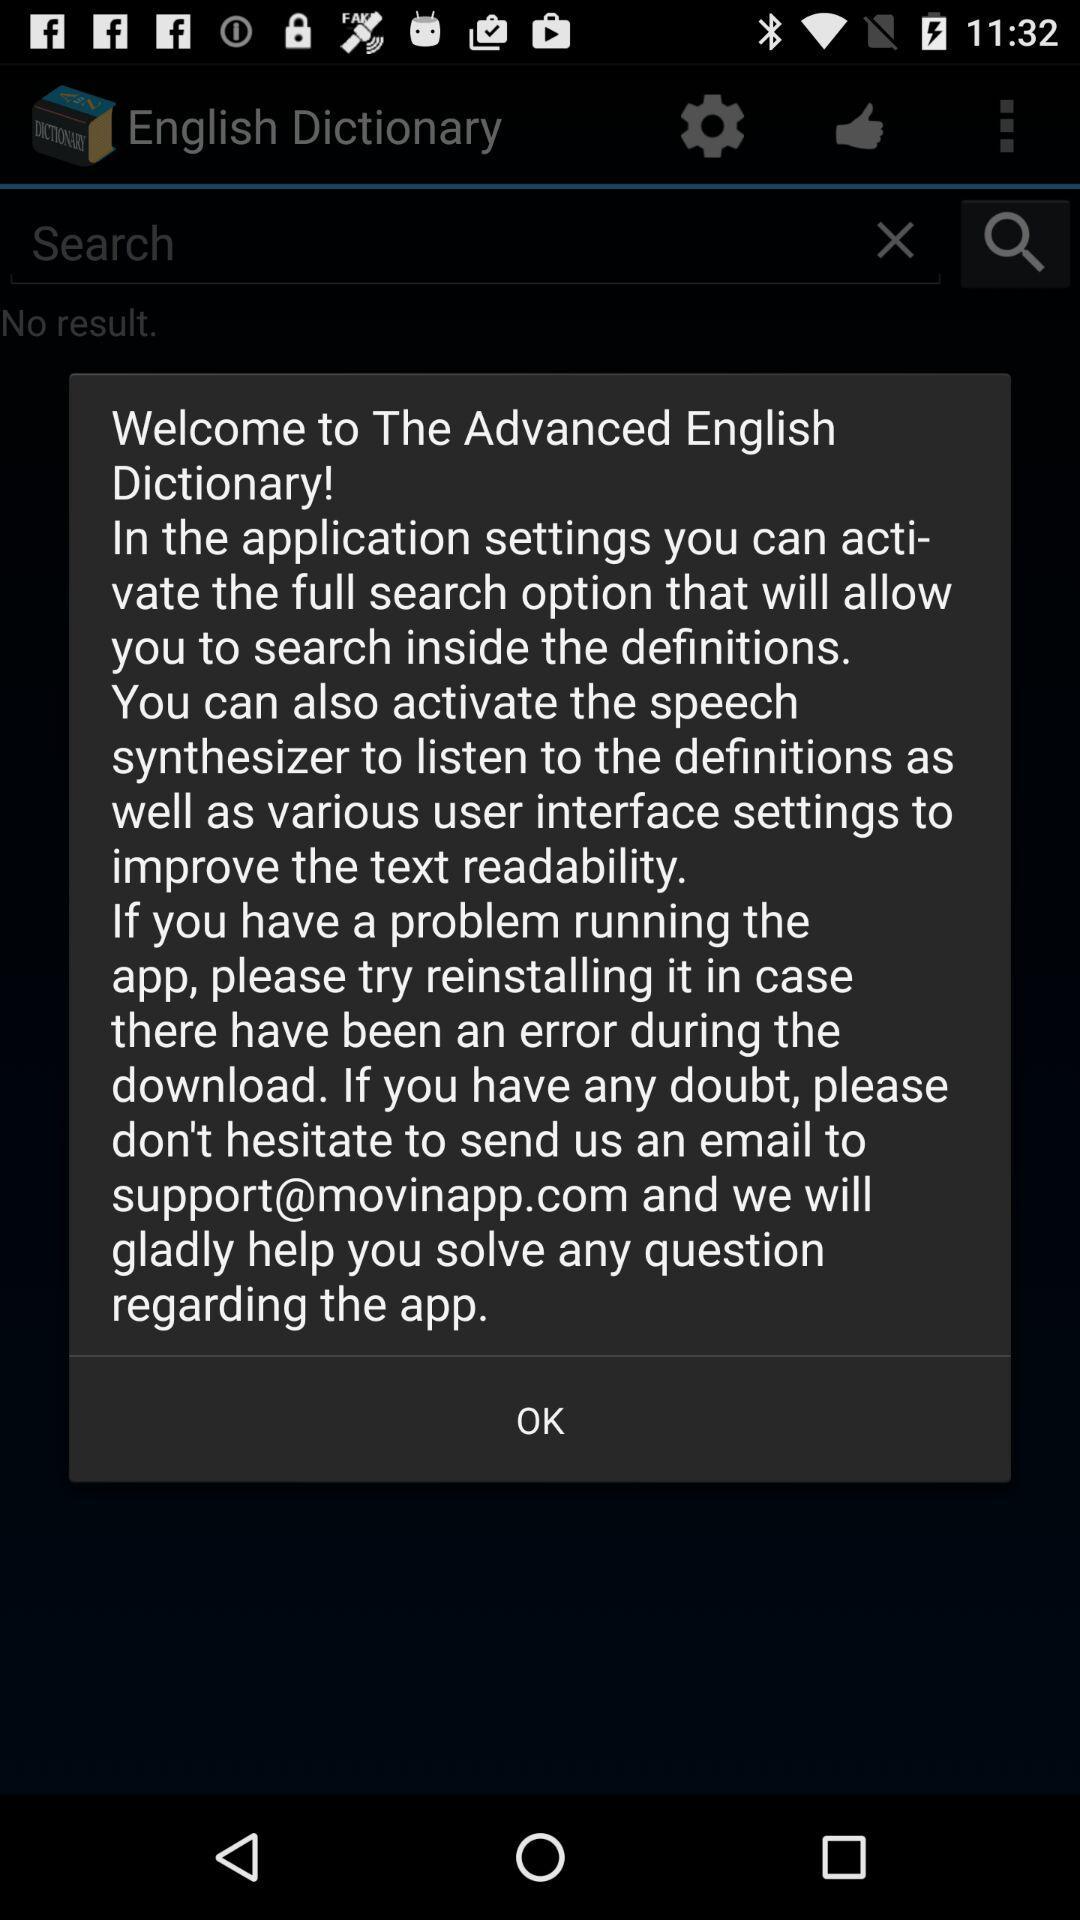 This screenshot has height=1920, width=1080. Describe the element at coordinates (540, 1418) in the screenshot. I see `ok` at that location.